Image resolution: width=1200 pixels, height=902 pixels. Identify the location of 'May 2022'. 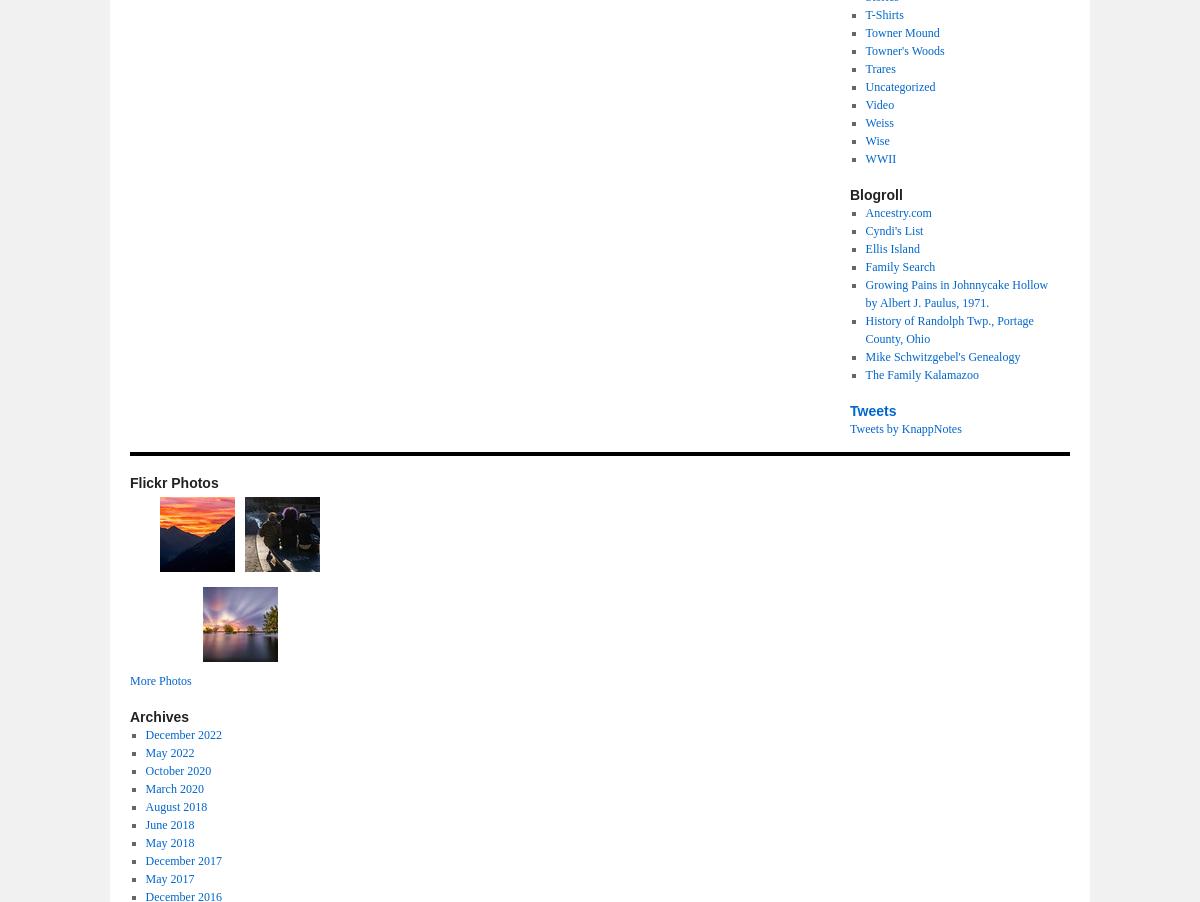
(144, 751).